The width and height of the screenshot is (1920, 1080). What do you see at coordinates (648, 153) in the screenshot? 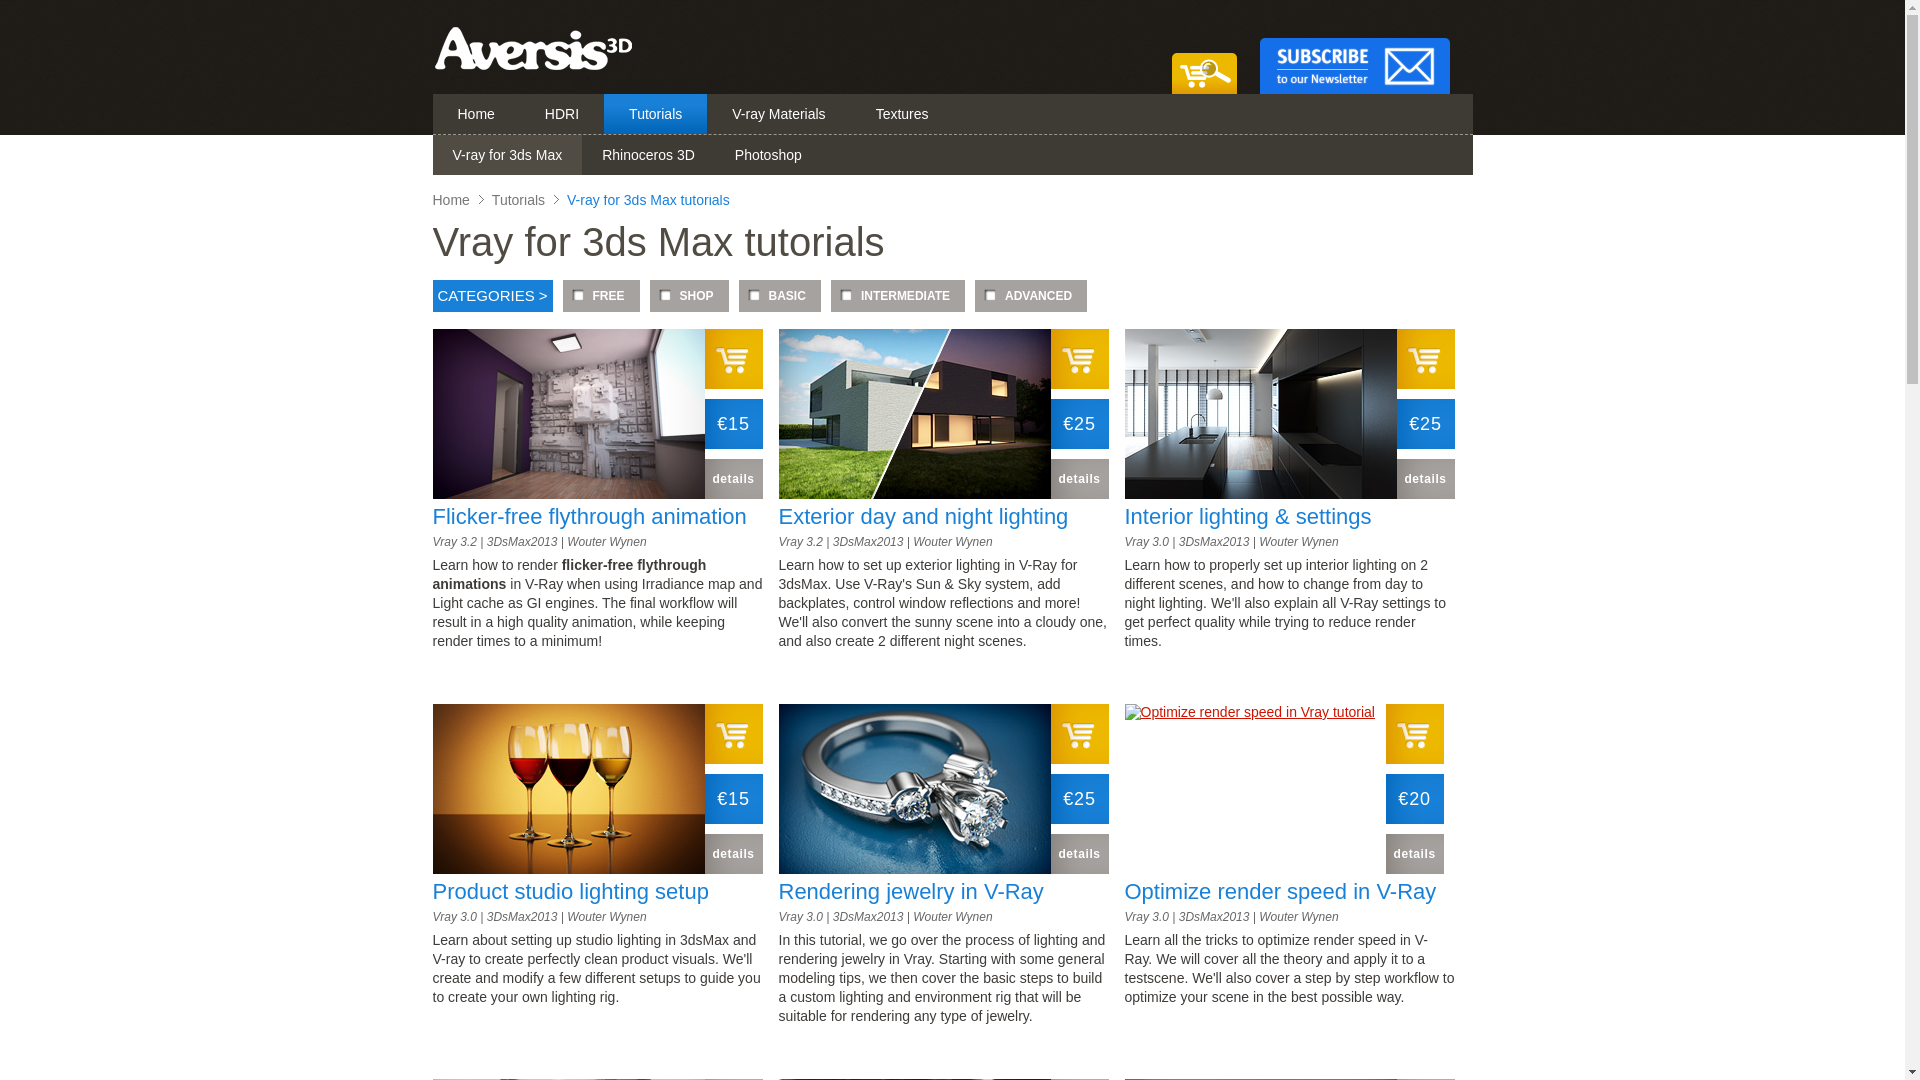
I see `'Rhinoceros 3D'` at bounding box center [648, 153].